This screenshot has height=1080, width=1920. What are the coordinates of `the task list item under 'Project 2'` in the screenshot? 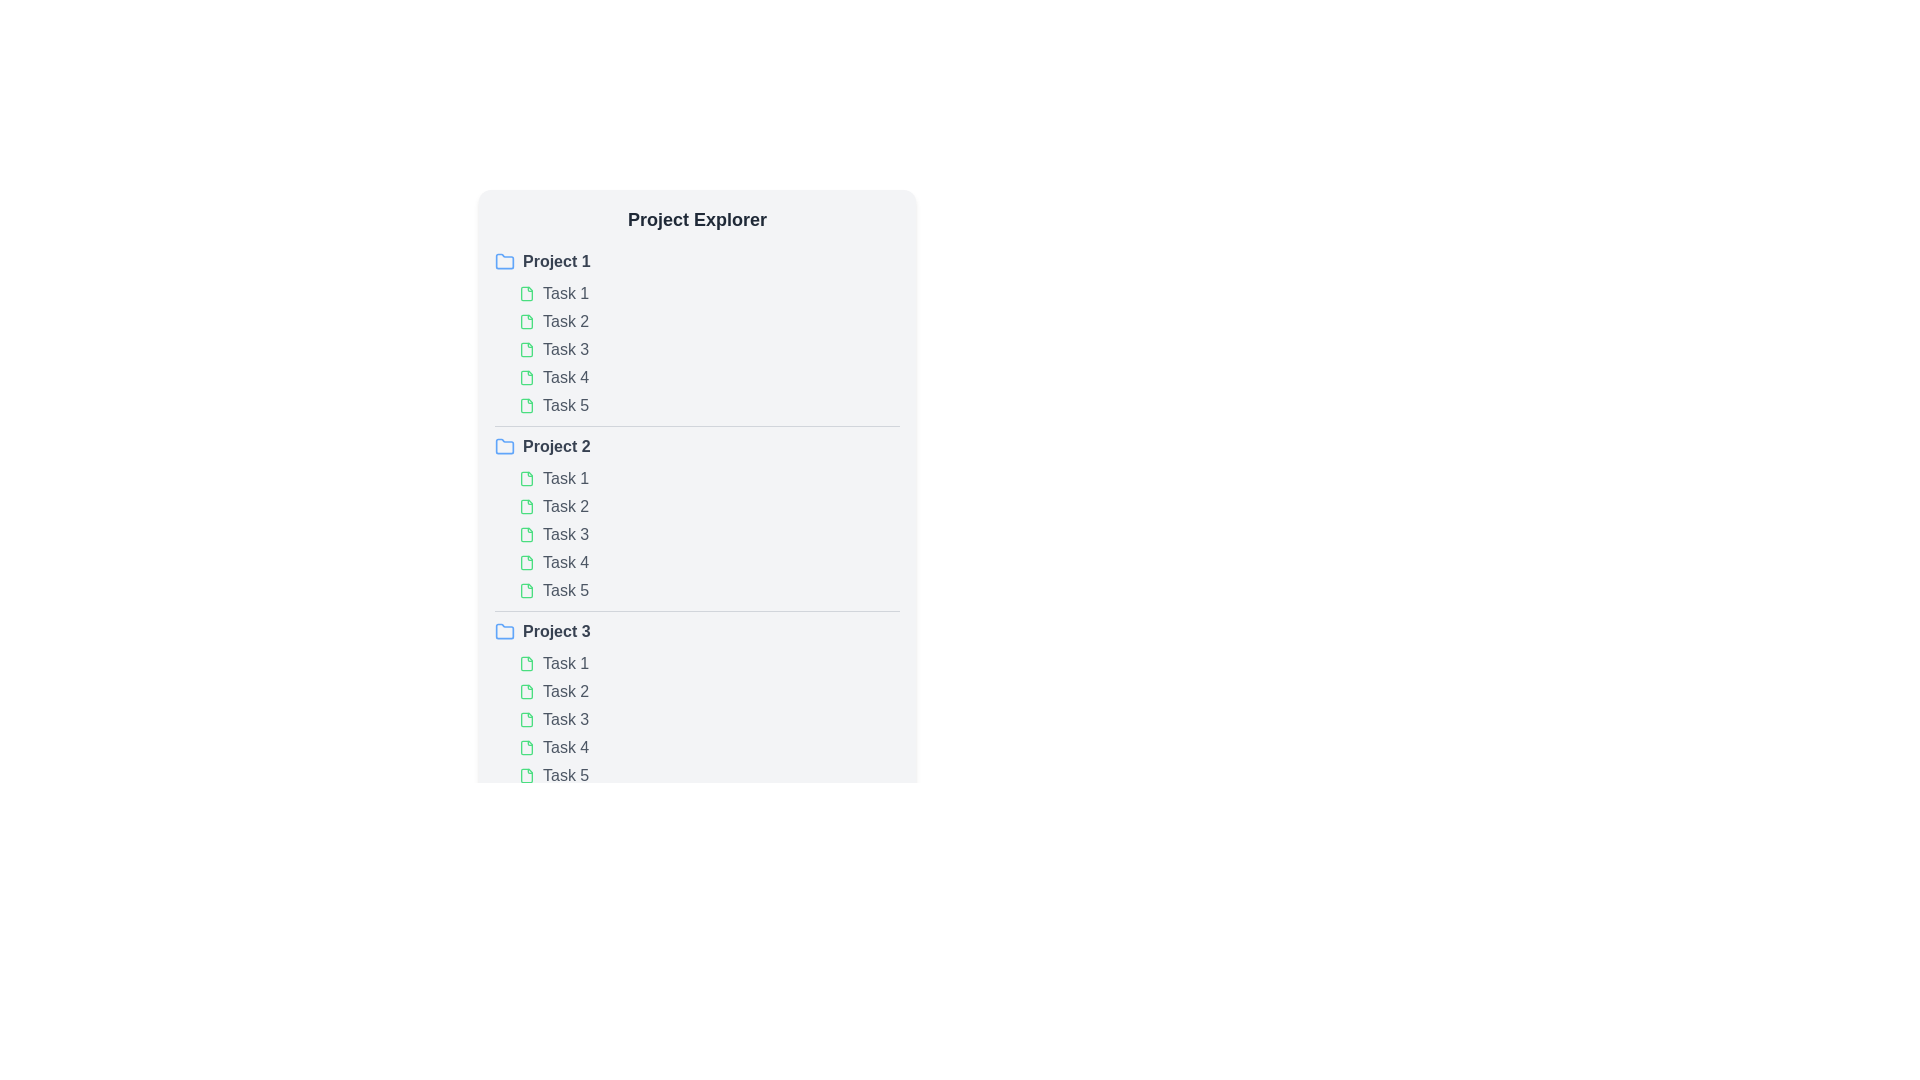 It's located at (709, 534).